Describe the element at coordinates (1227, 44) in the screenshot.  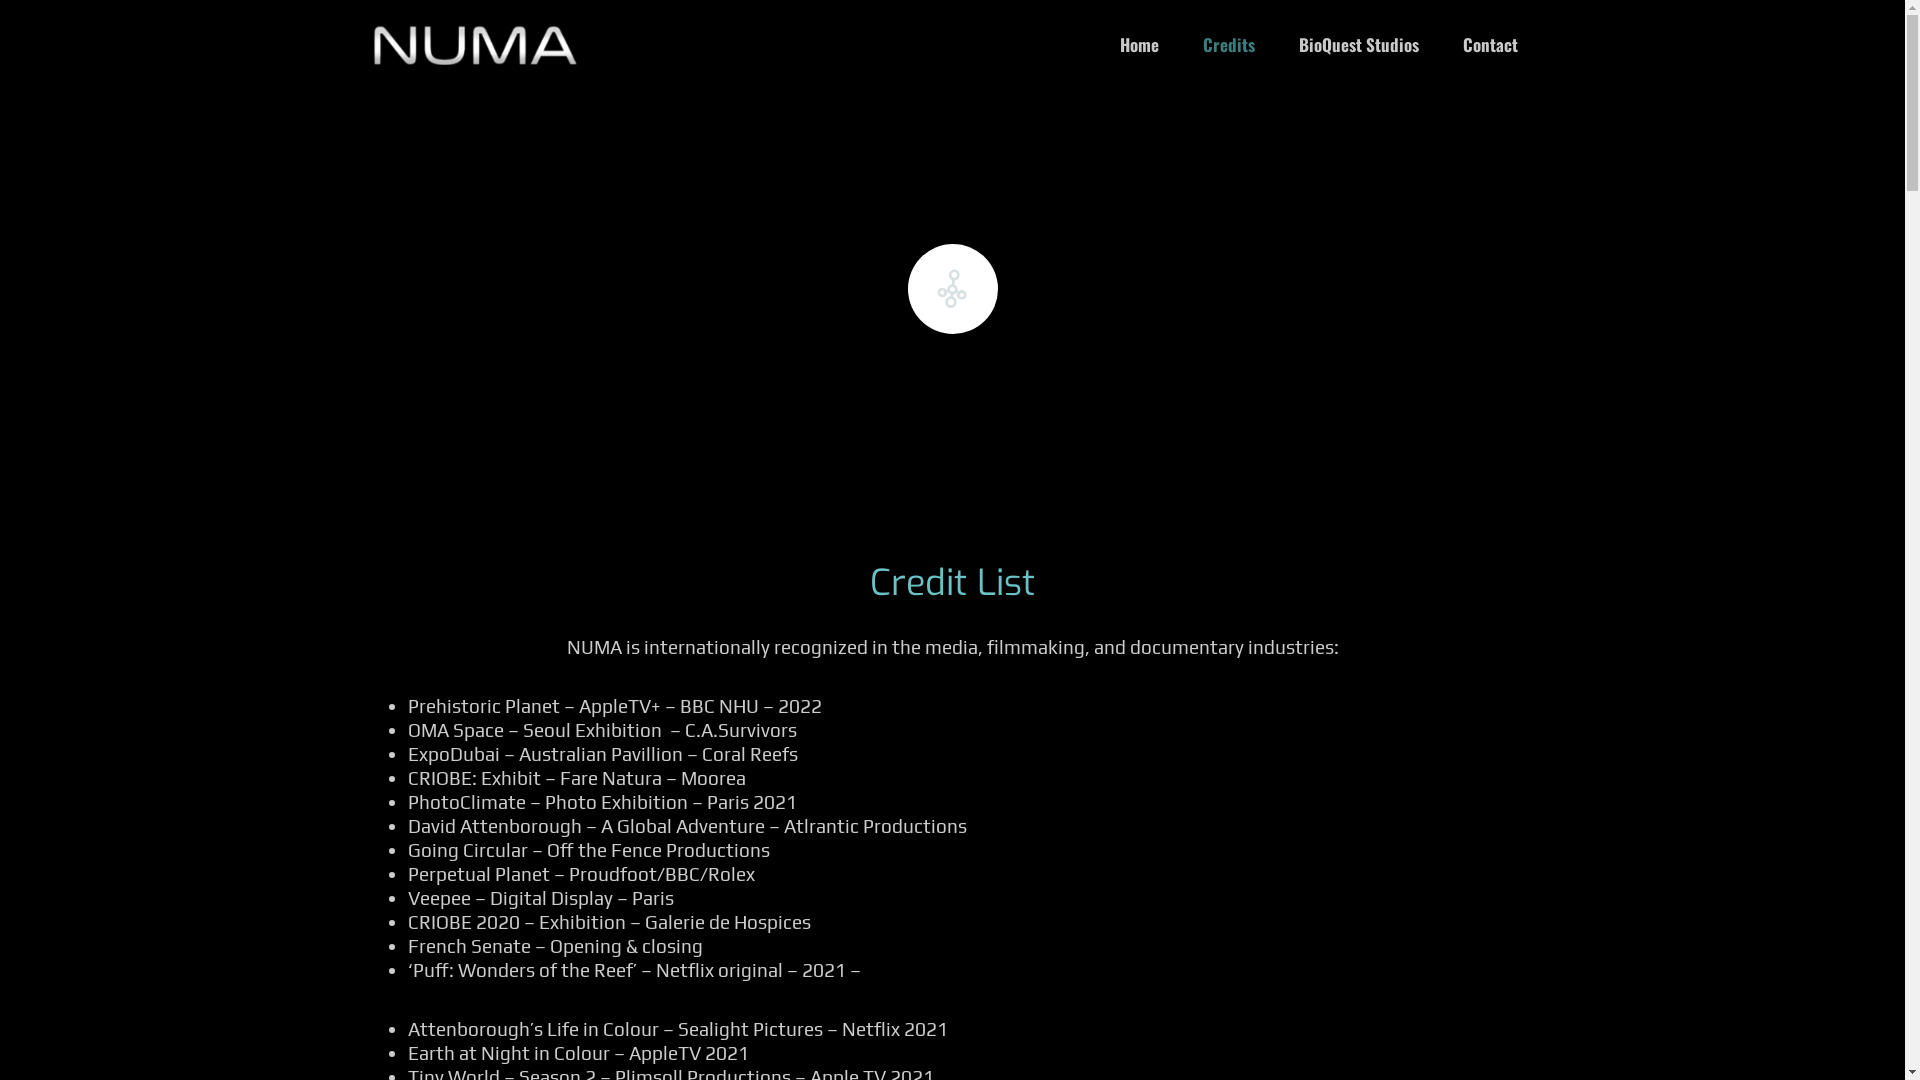
I see `'Credits'` at that location.